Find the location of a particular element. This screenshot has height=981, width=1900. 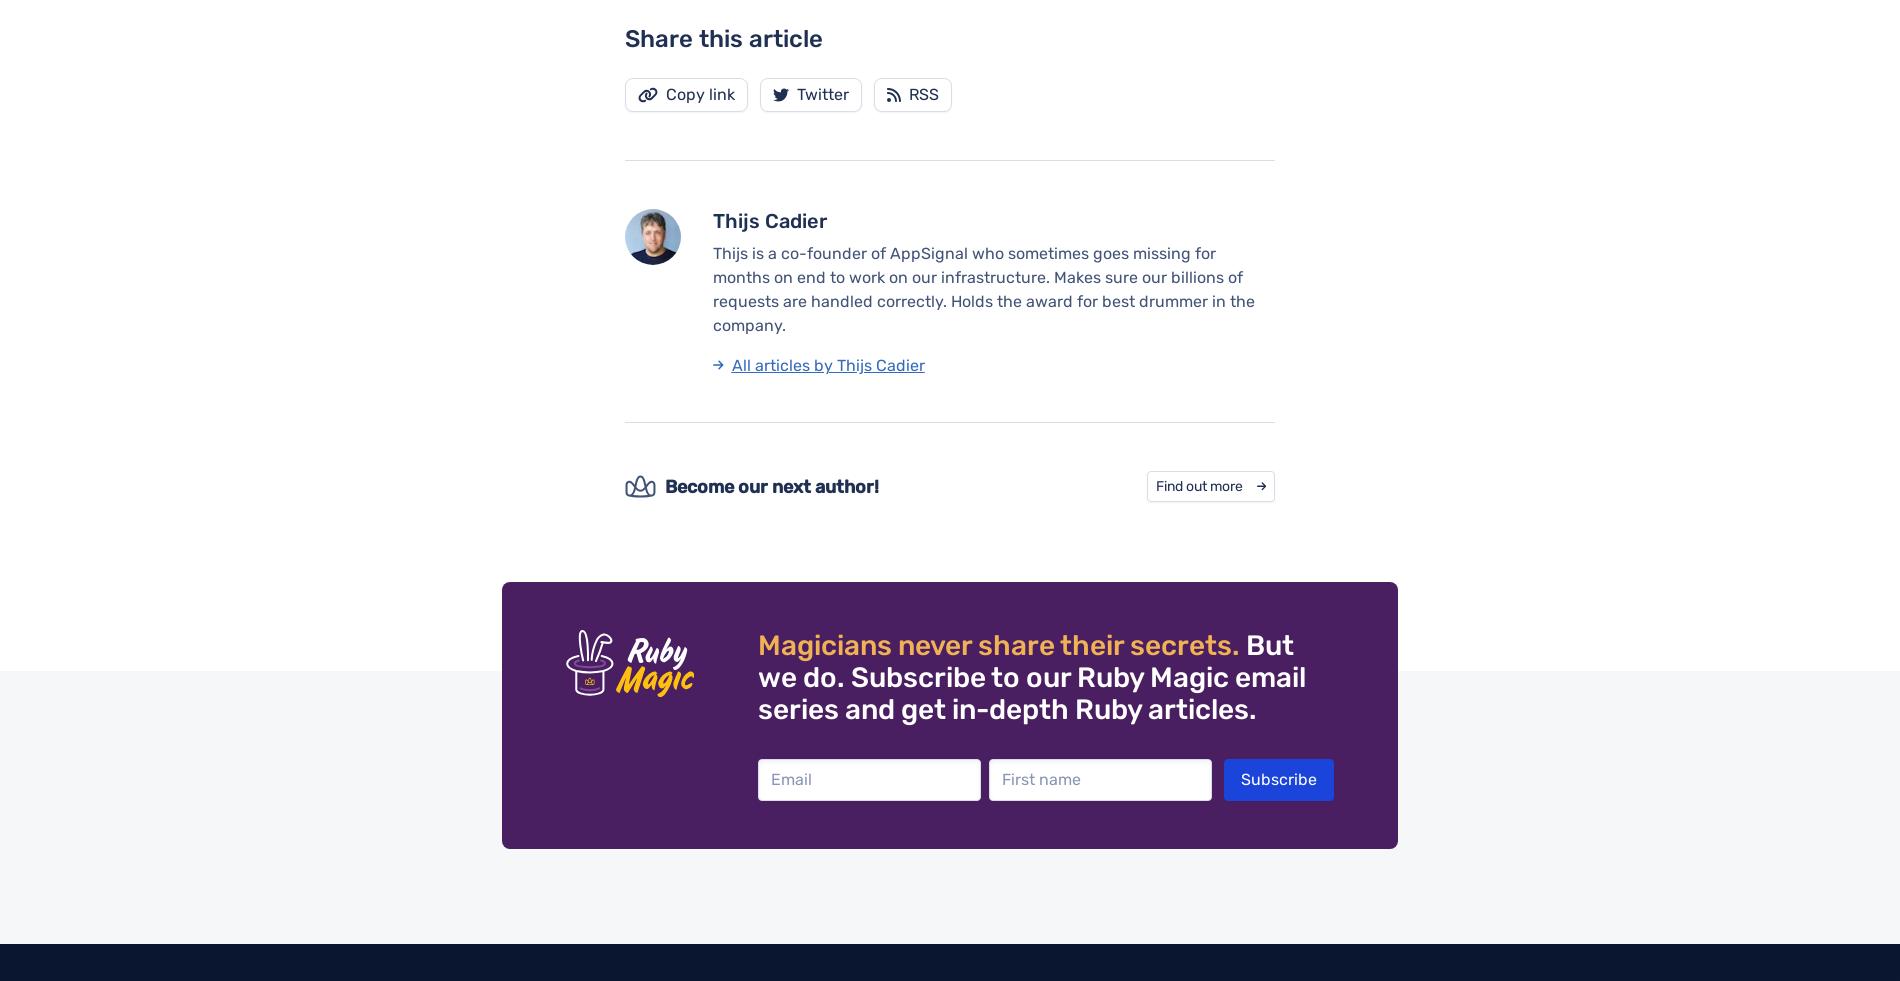

'Copy link' is located at coordinates (700, 92).